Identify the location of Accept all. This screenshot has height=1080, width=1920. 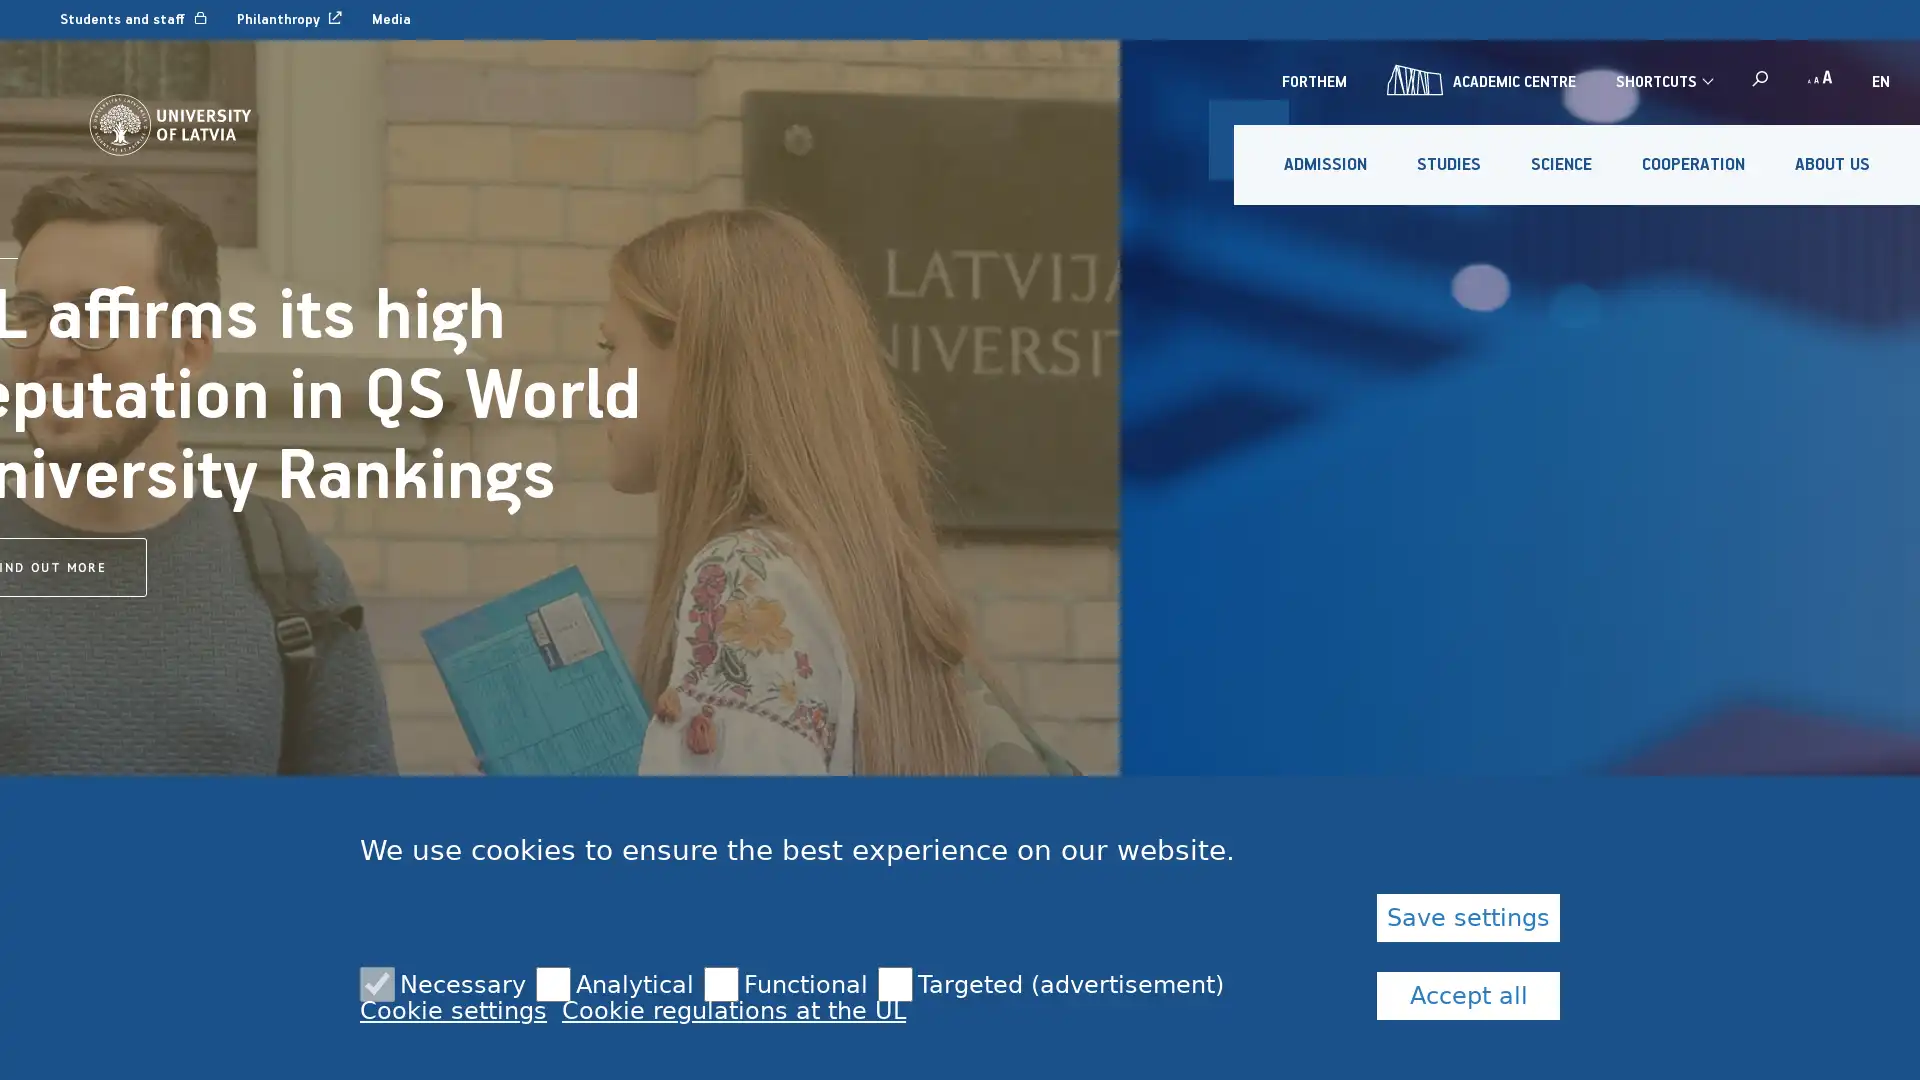
(1468, 995).